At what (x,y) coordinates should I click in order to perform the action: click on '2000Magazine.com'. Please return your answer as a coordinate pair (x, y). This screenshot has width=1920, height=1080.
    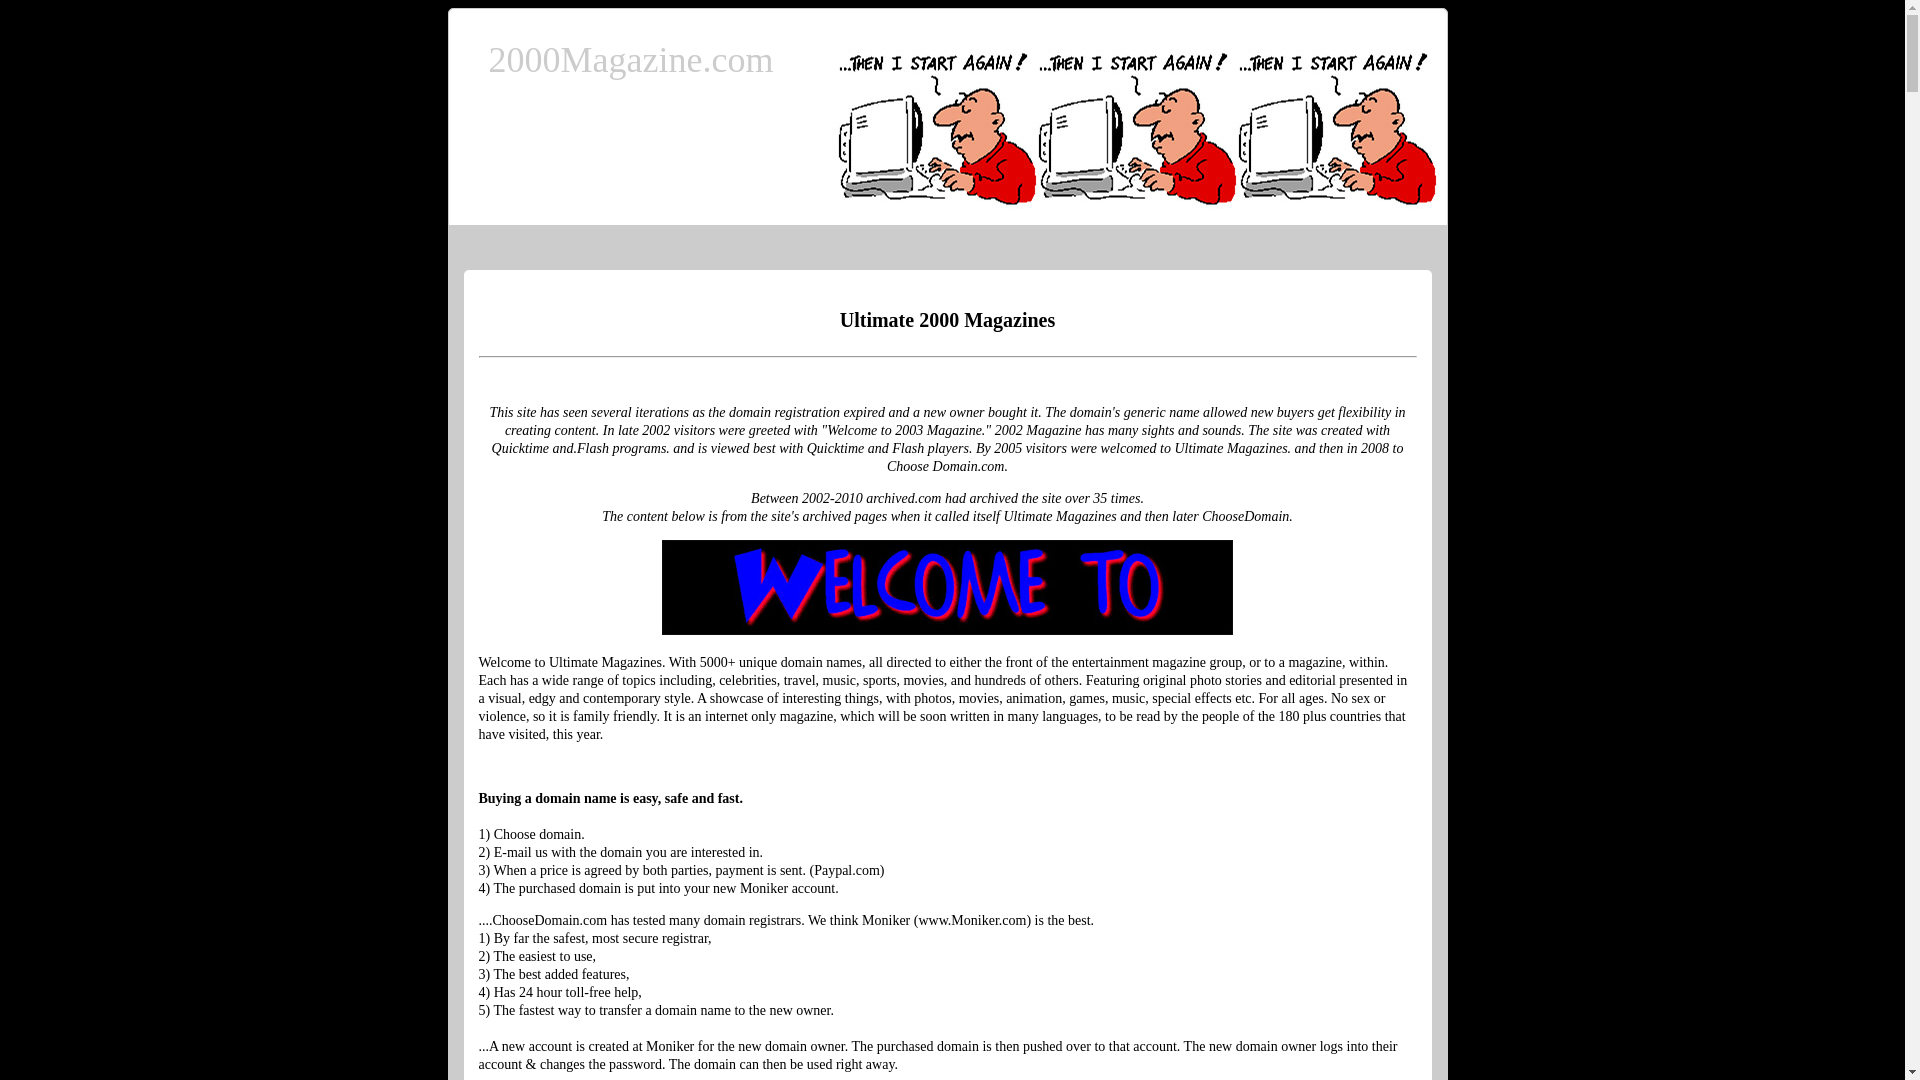
    Looking at the image, I should click on (629, 59).